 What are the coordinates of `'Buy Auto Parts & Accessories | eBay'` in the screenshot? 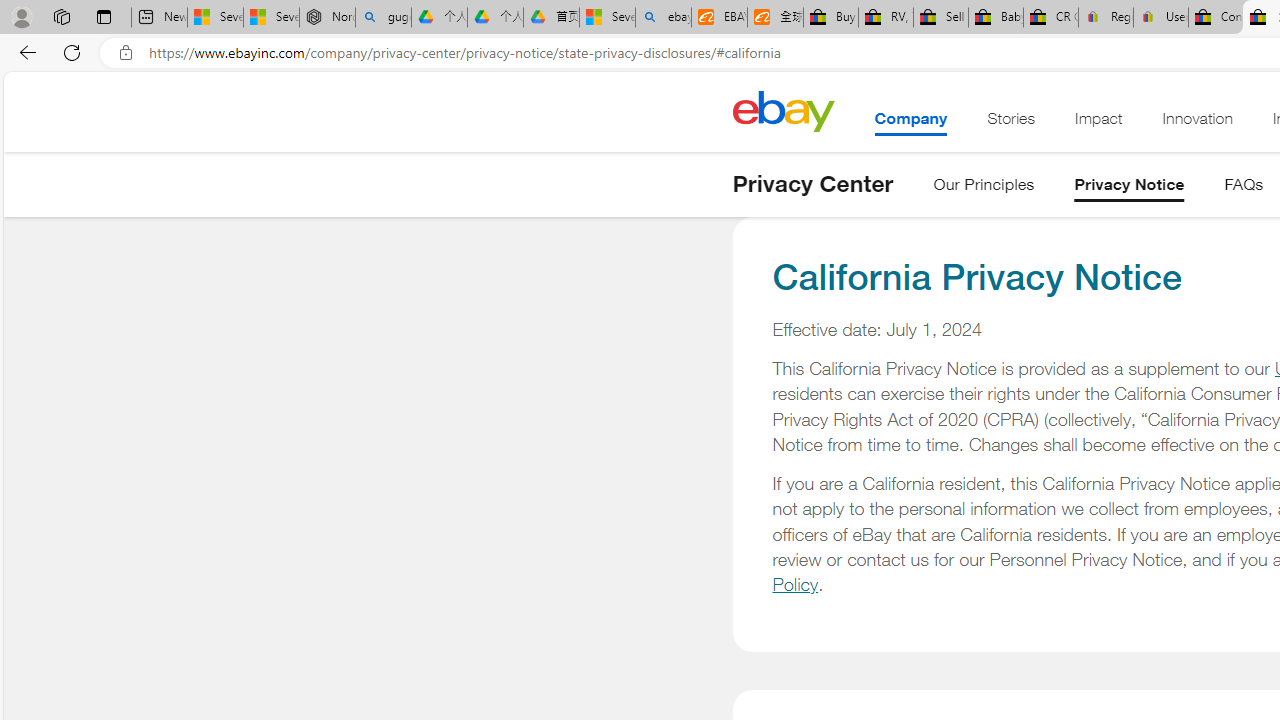 It's located at (830, 17).